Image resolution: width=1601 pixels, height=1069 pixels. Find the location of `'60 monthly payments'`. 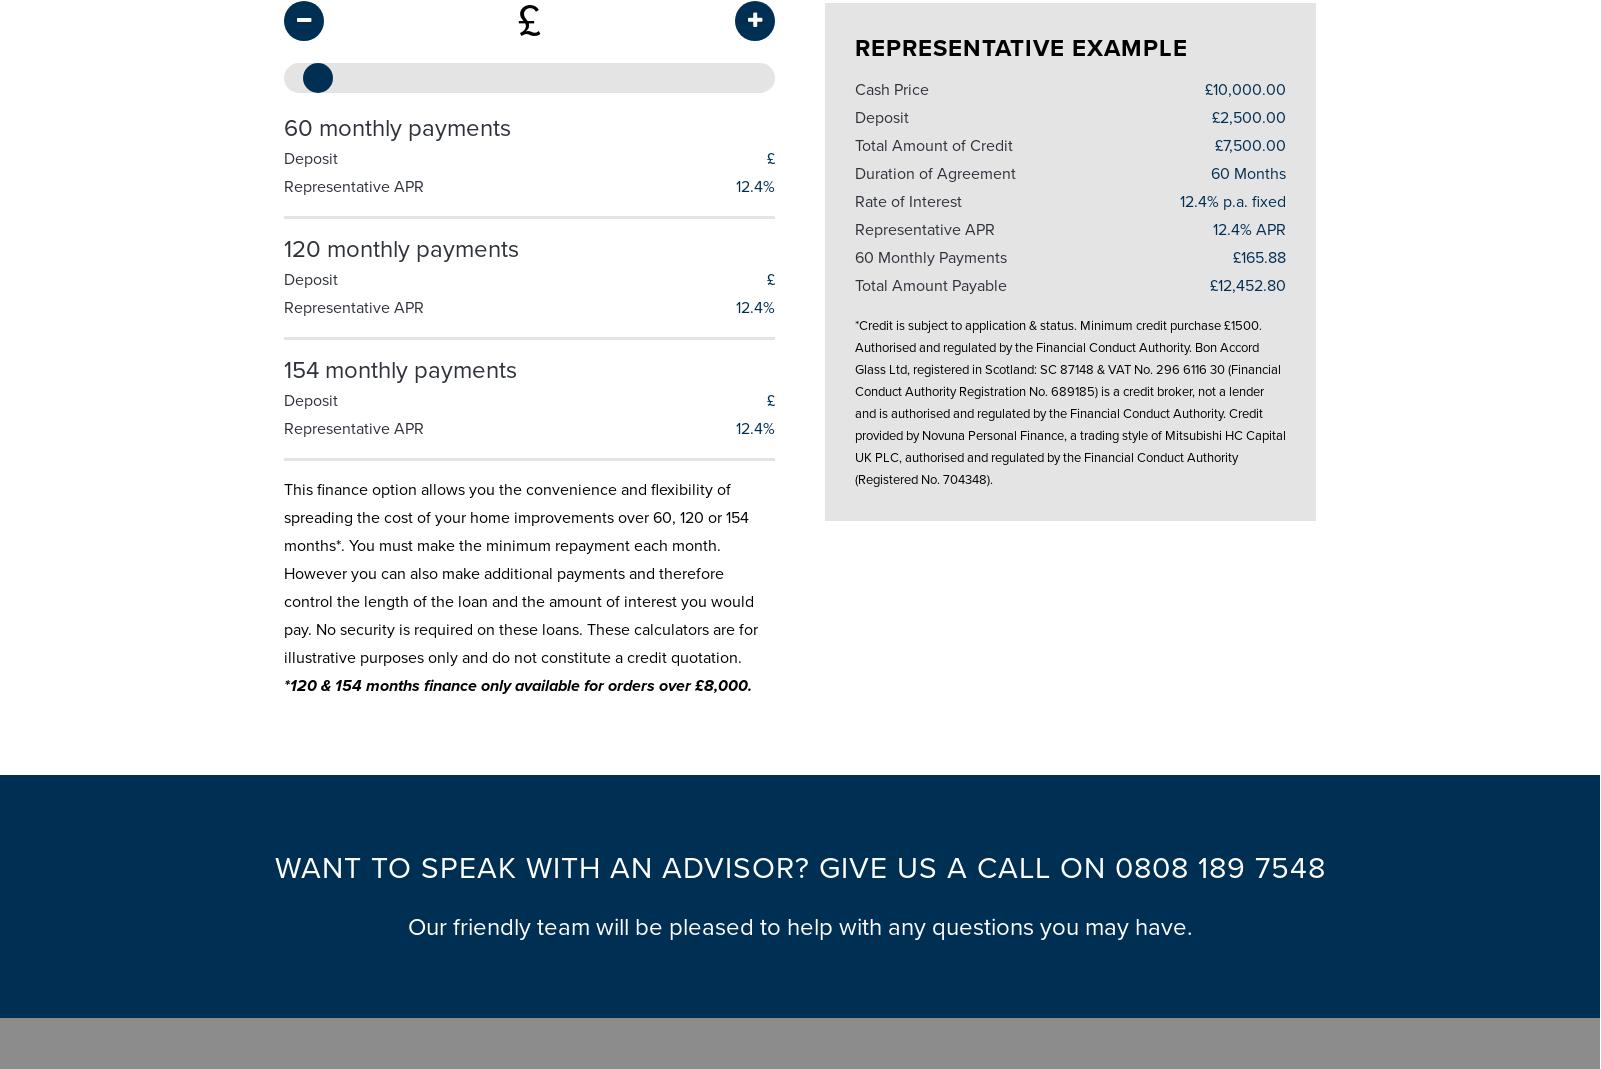

'60 monthly payments' is located at coordinates (395, 119).